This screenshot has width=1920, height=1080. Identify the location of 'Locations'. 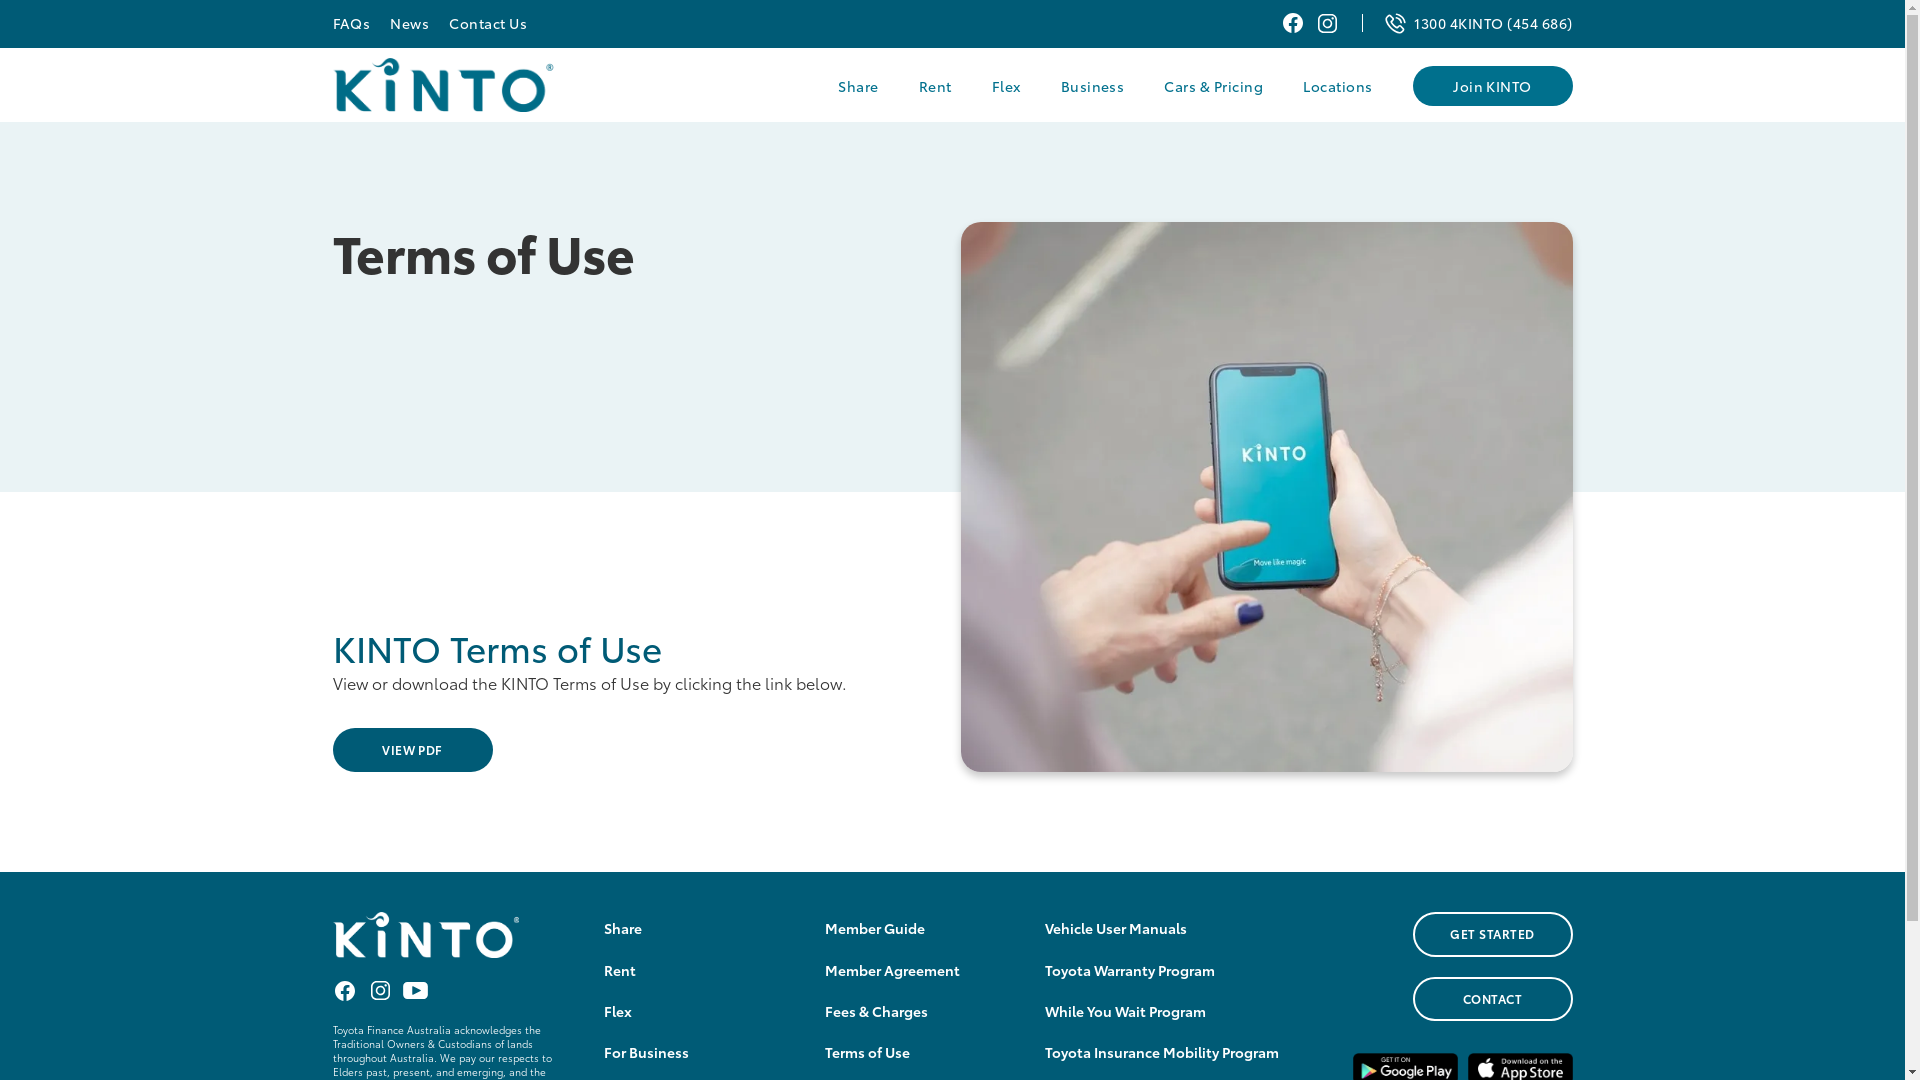
(1337, 84).